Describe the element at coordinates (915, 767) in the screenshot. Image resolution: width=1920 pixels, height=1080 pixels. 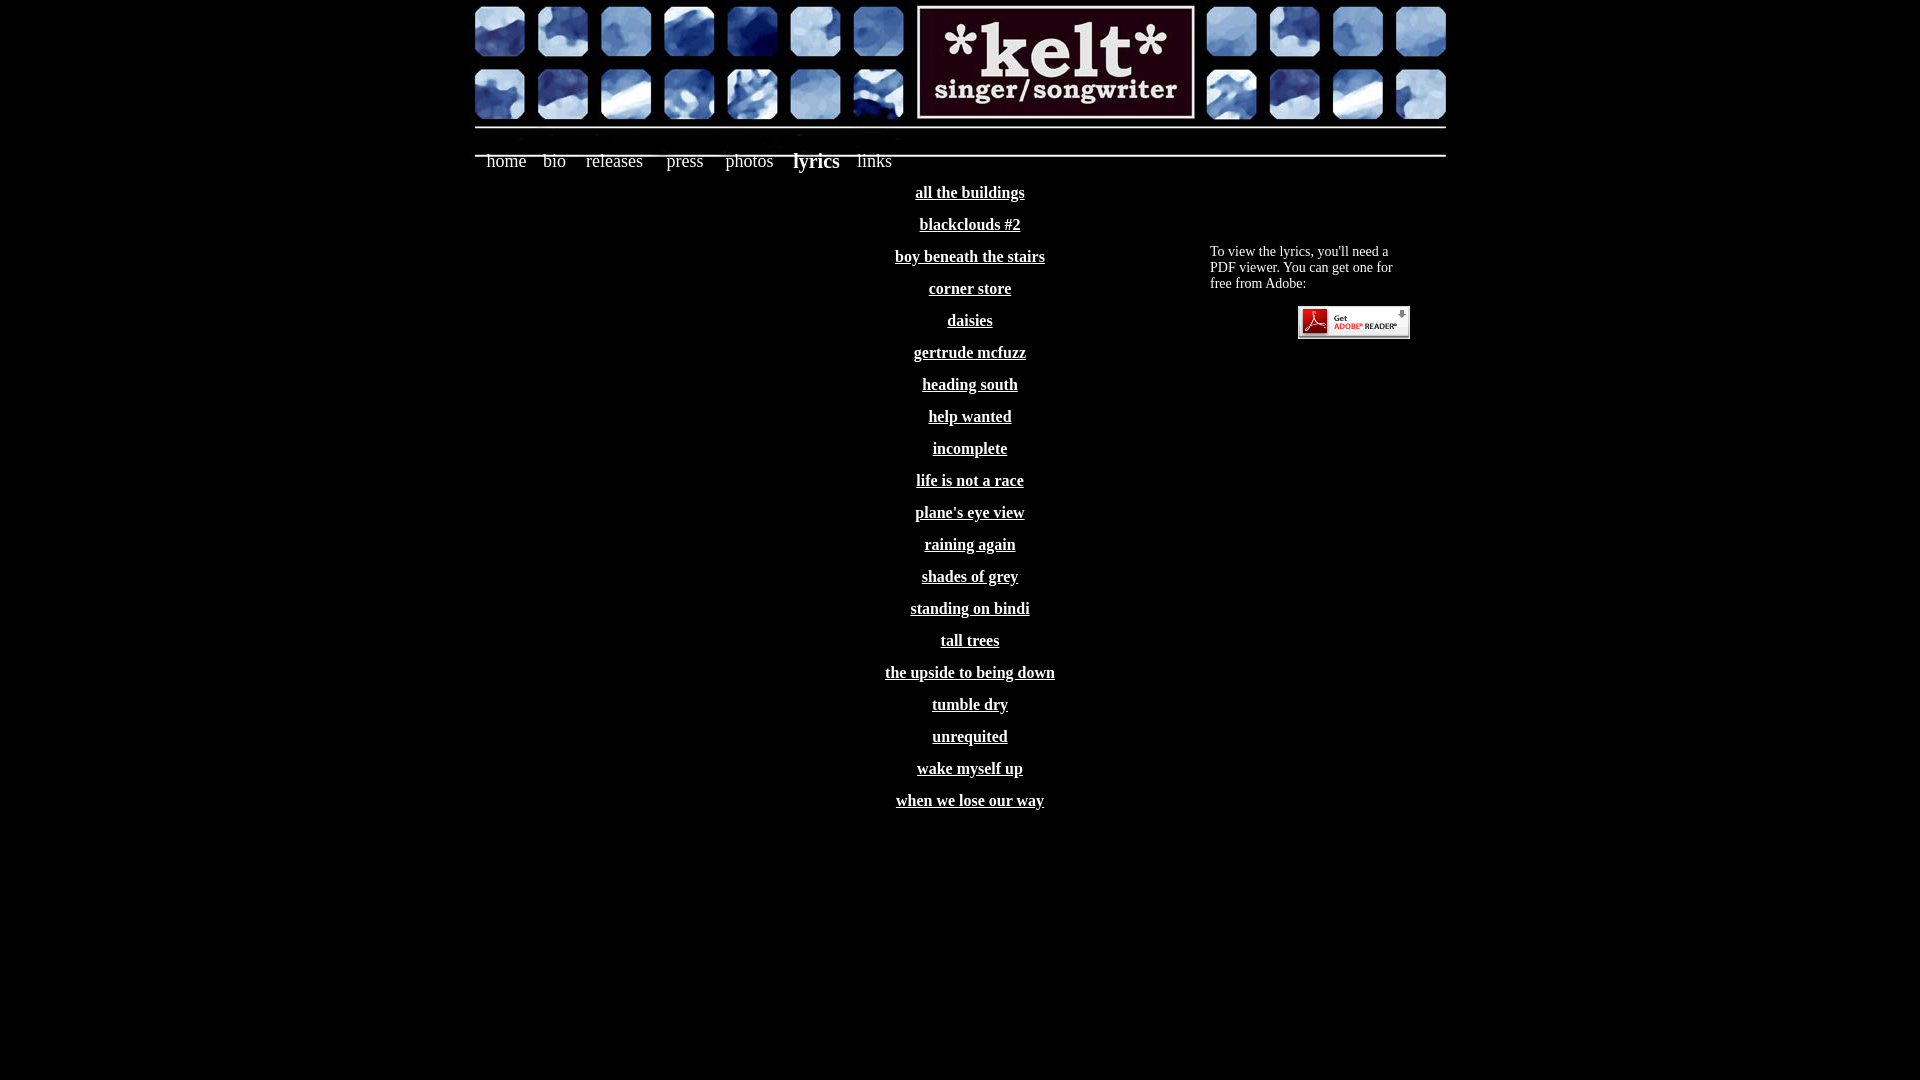
I see `'wake myself up'` at that location.